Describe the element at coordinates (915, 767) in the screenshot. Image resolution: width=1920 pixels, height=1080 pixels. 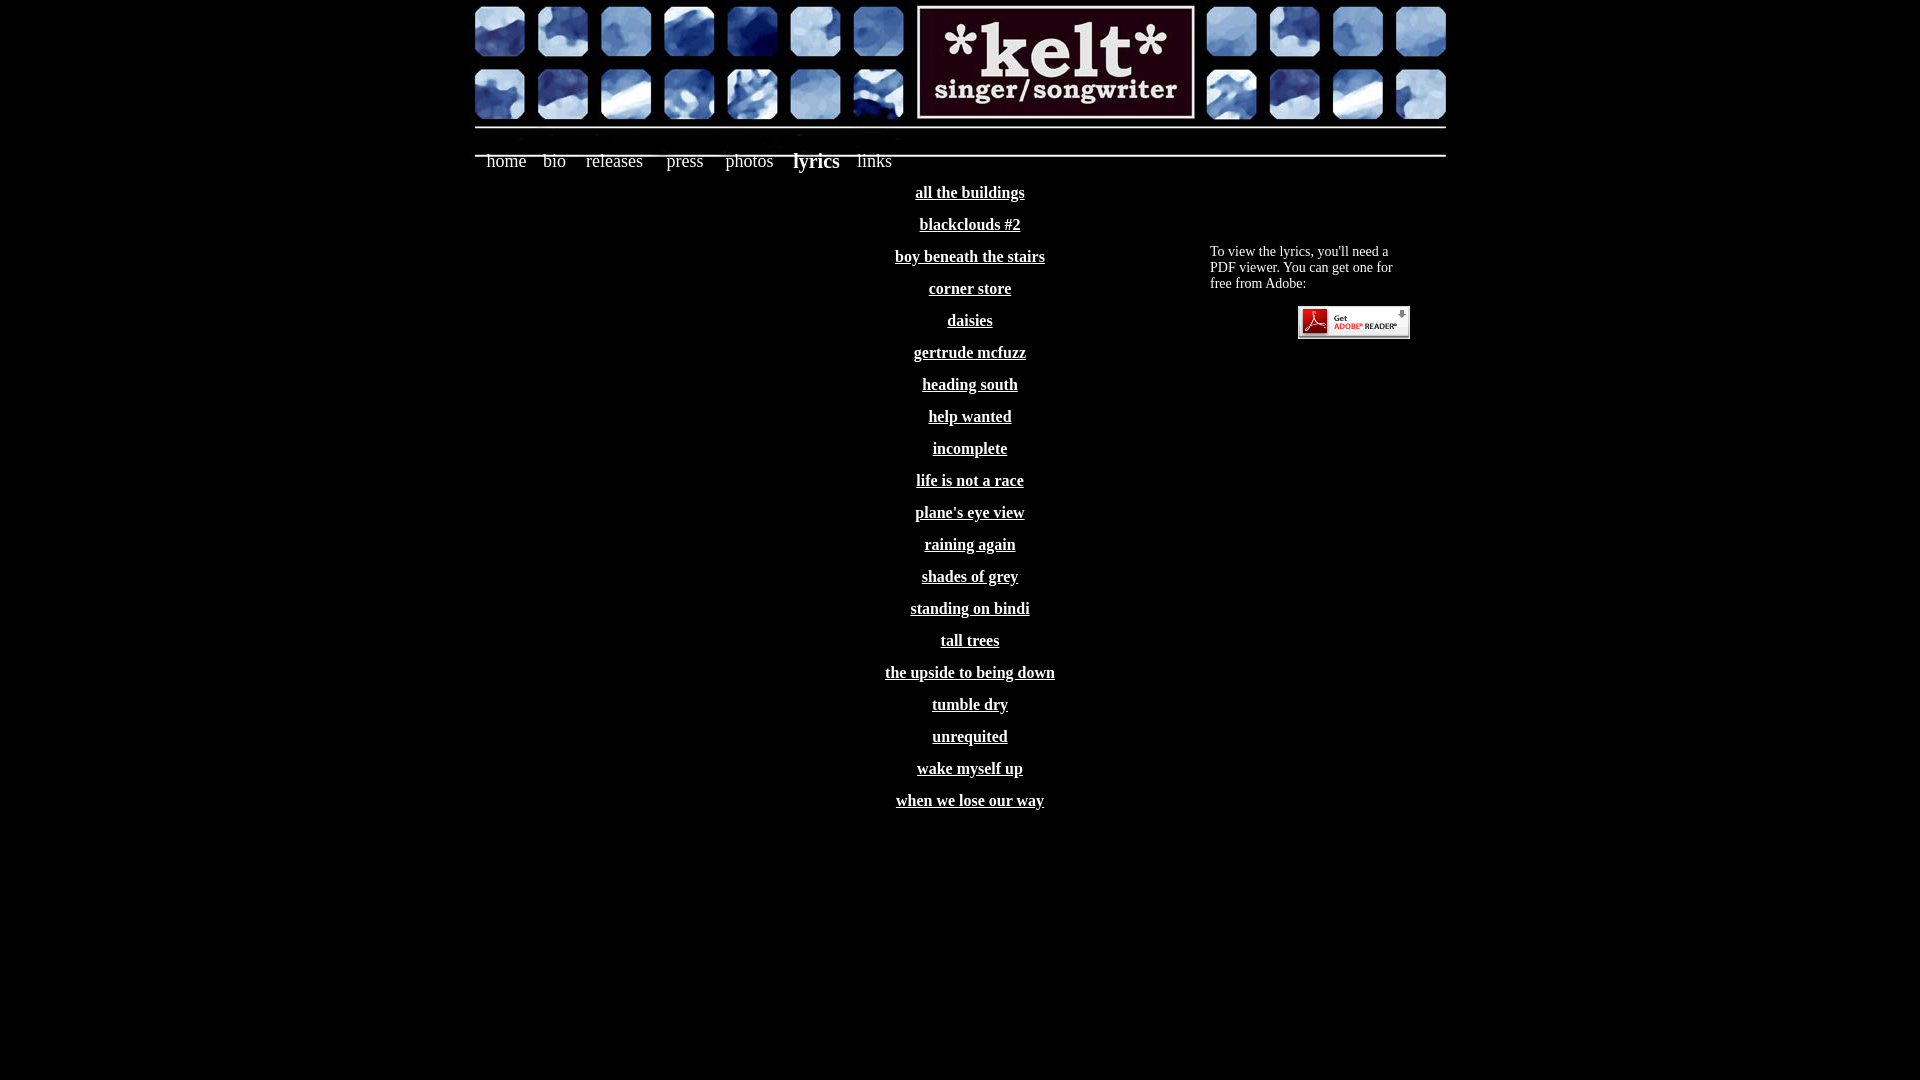
I see `'wake myself up'` at that location.